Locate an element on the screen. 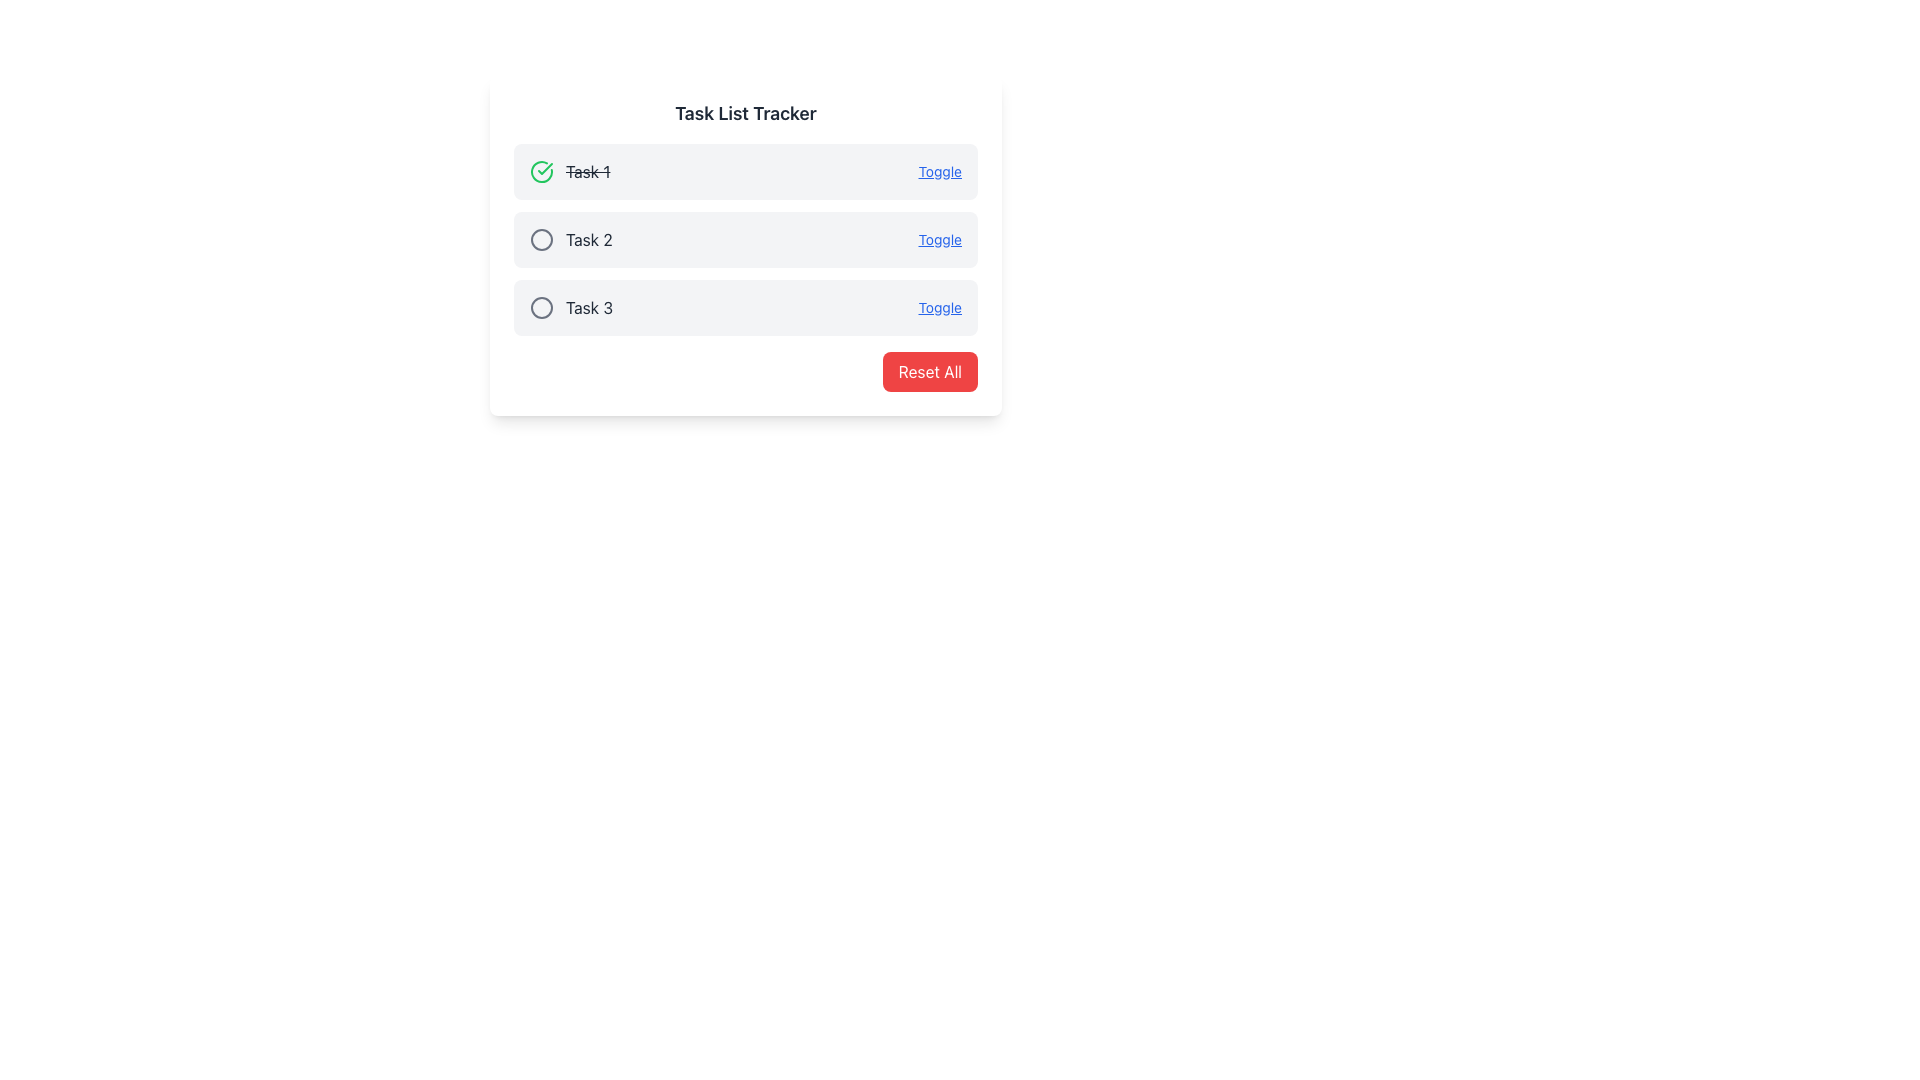 Image resolution: width=1920 pixels, height=1080 pixels. the hyperlink located in the top-right corner of the second task item is located at coordinates (939, 238).